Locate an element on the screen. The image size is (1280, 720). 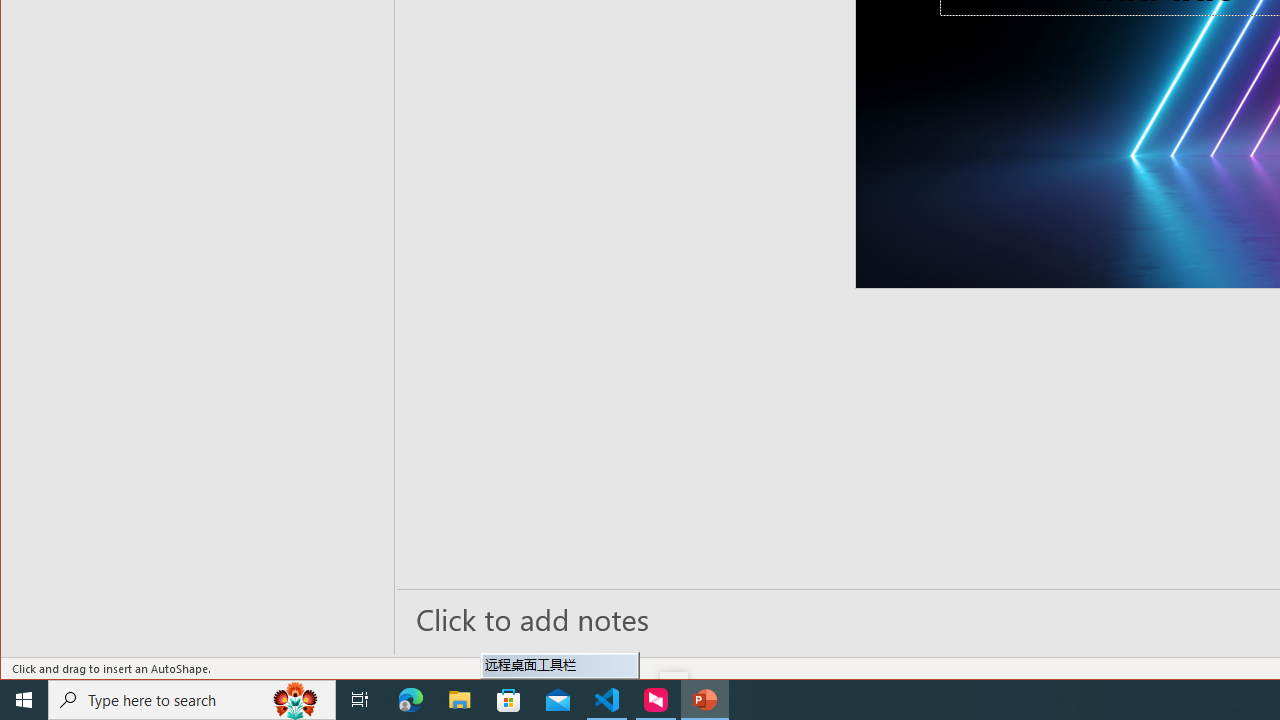
'Search highlights icon opens search home window' is located at coordinates (294, 698).